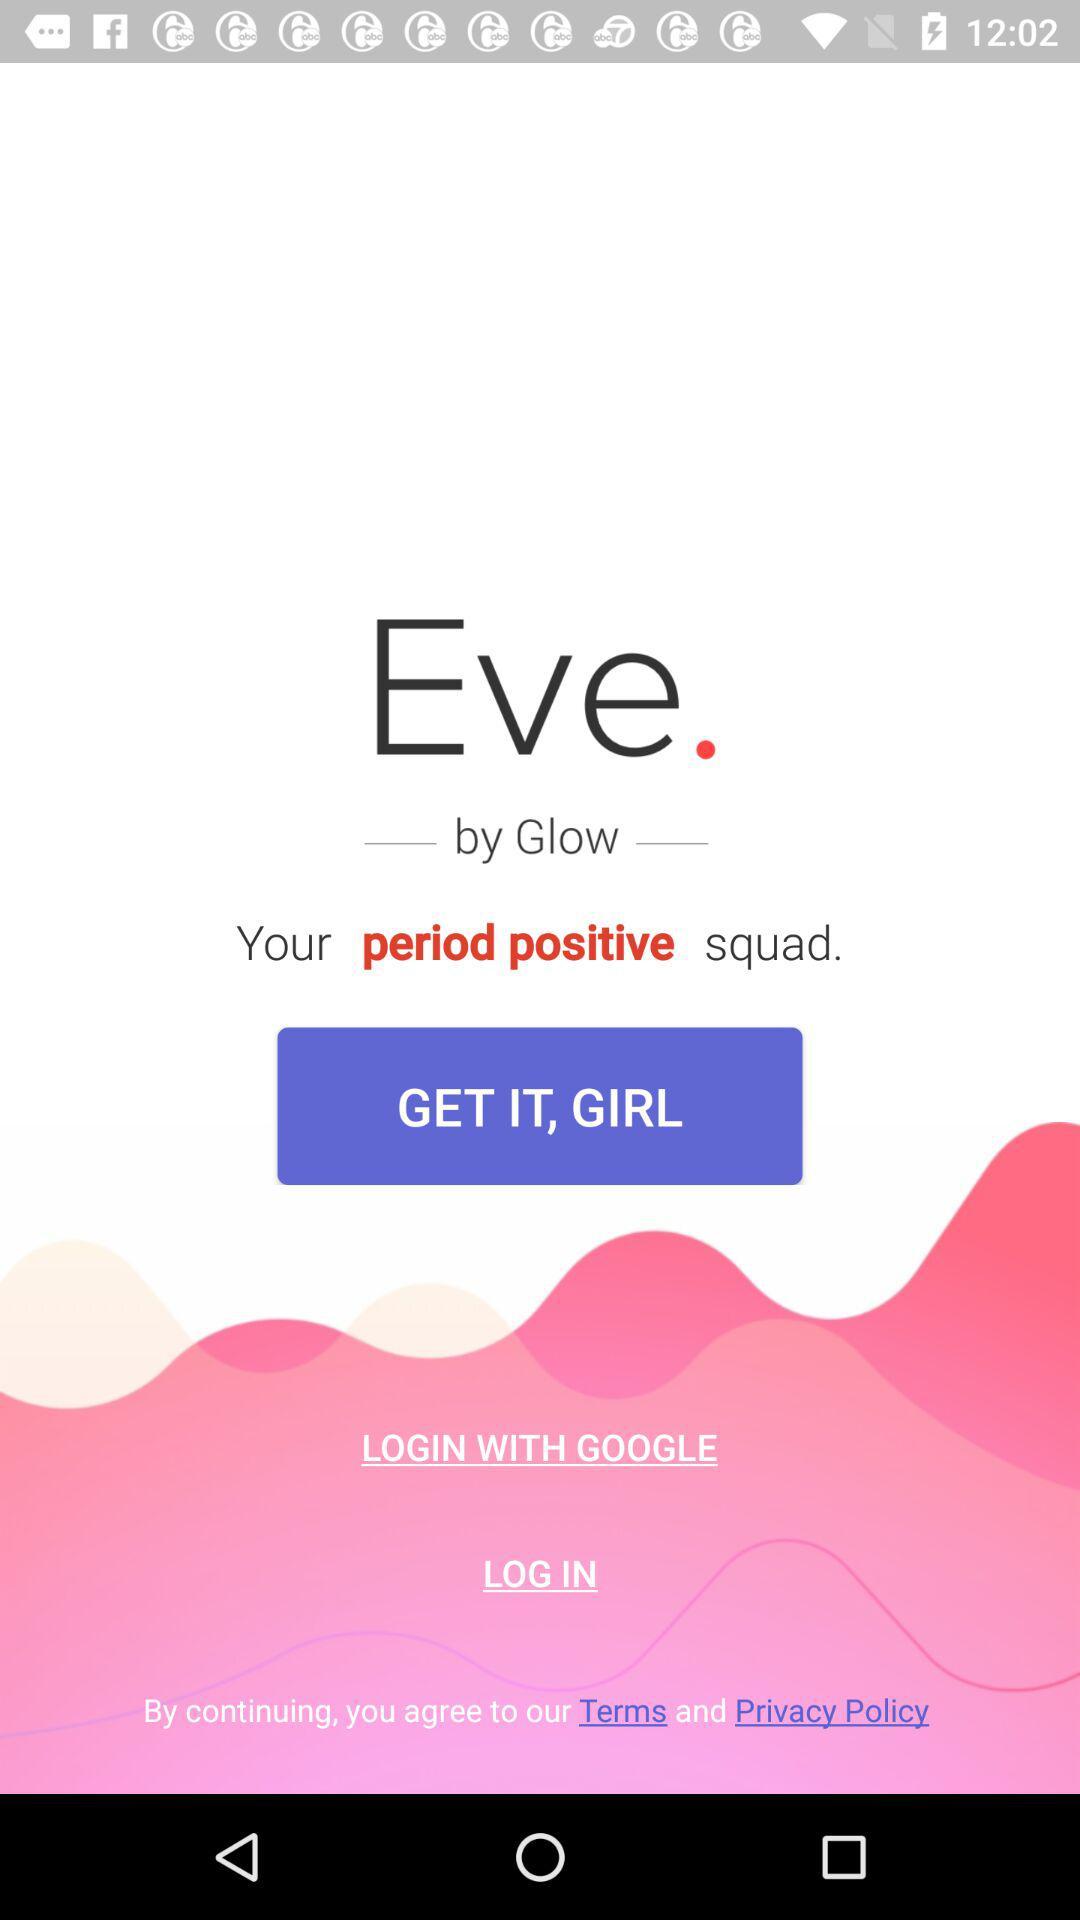 Image resolution: width=1080 pixels, height=1920 pixels. I want to click on login with google, so click(538, 1446).